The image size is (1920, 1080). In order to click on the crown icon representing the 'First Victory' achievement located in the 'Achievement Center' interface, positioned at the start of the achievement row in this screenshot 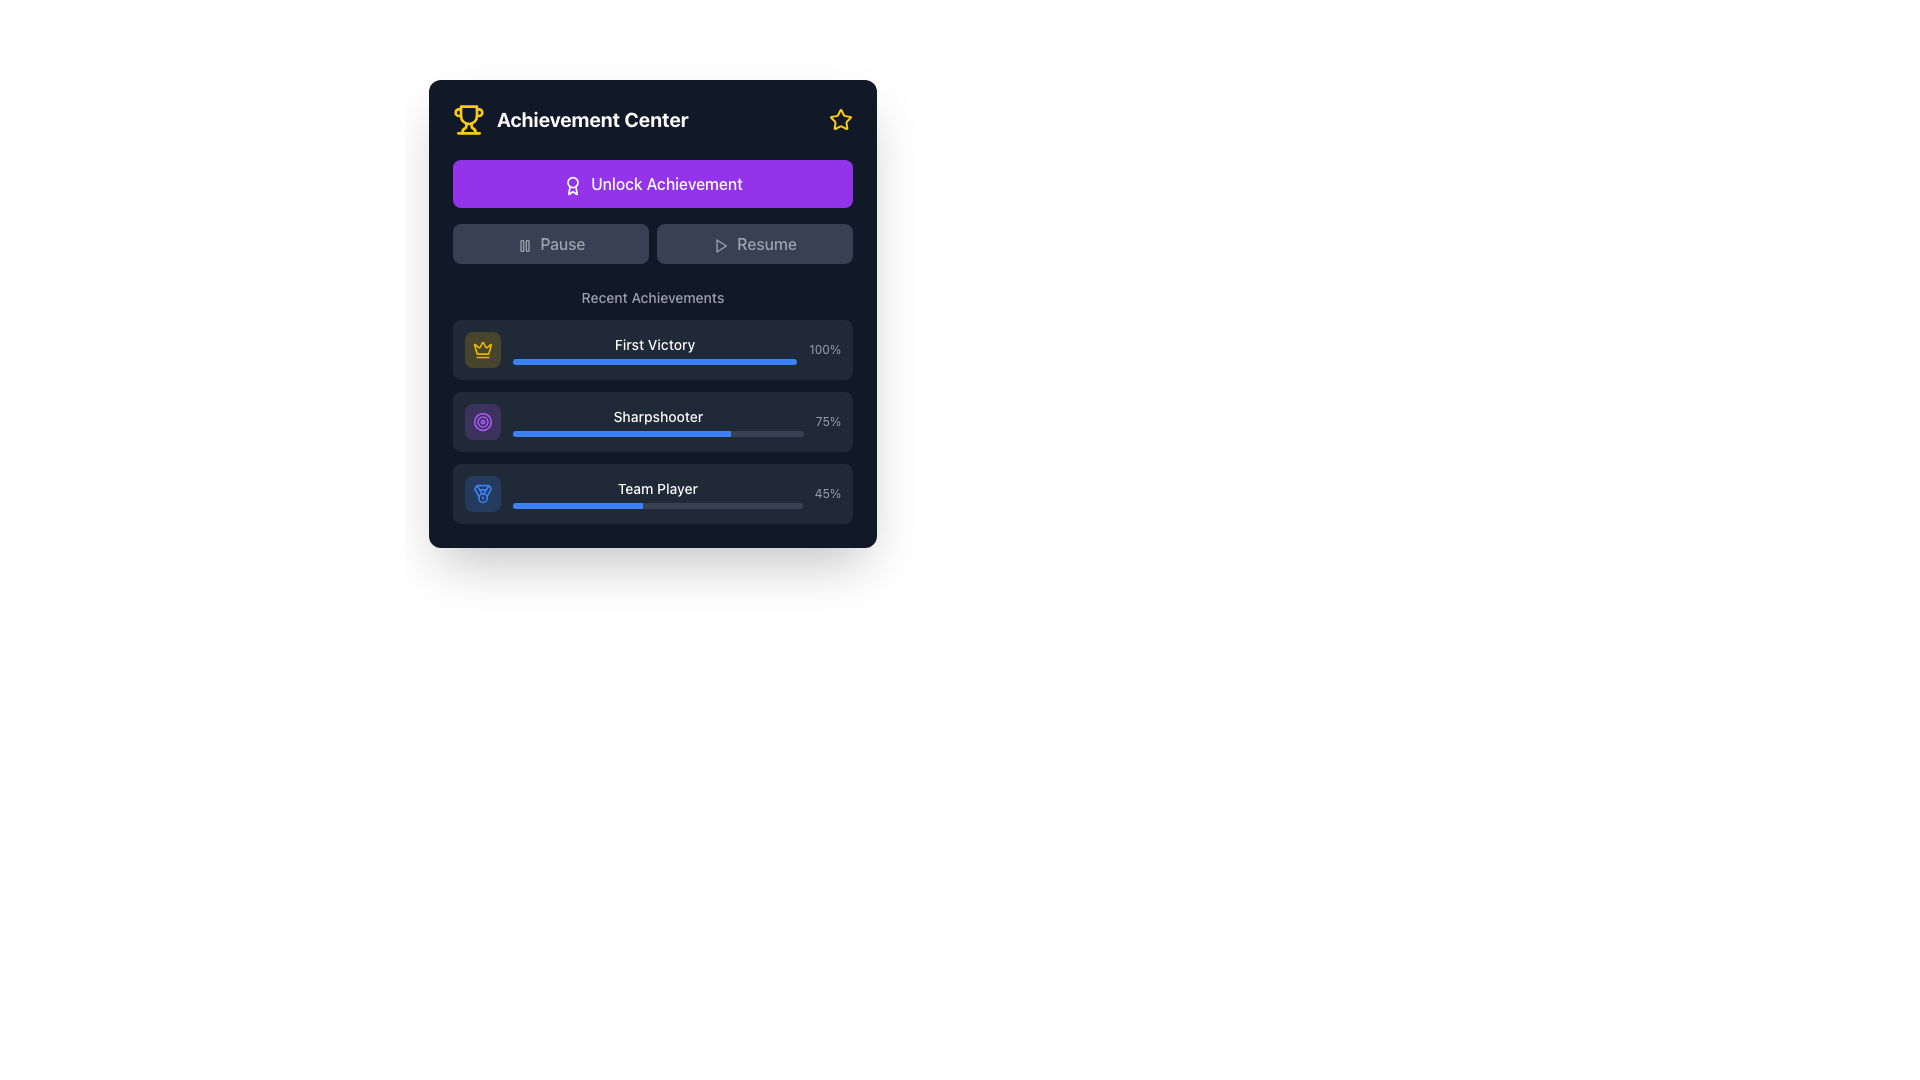, I will do `click(483, 347)`.